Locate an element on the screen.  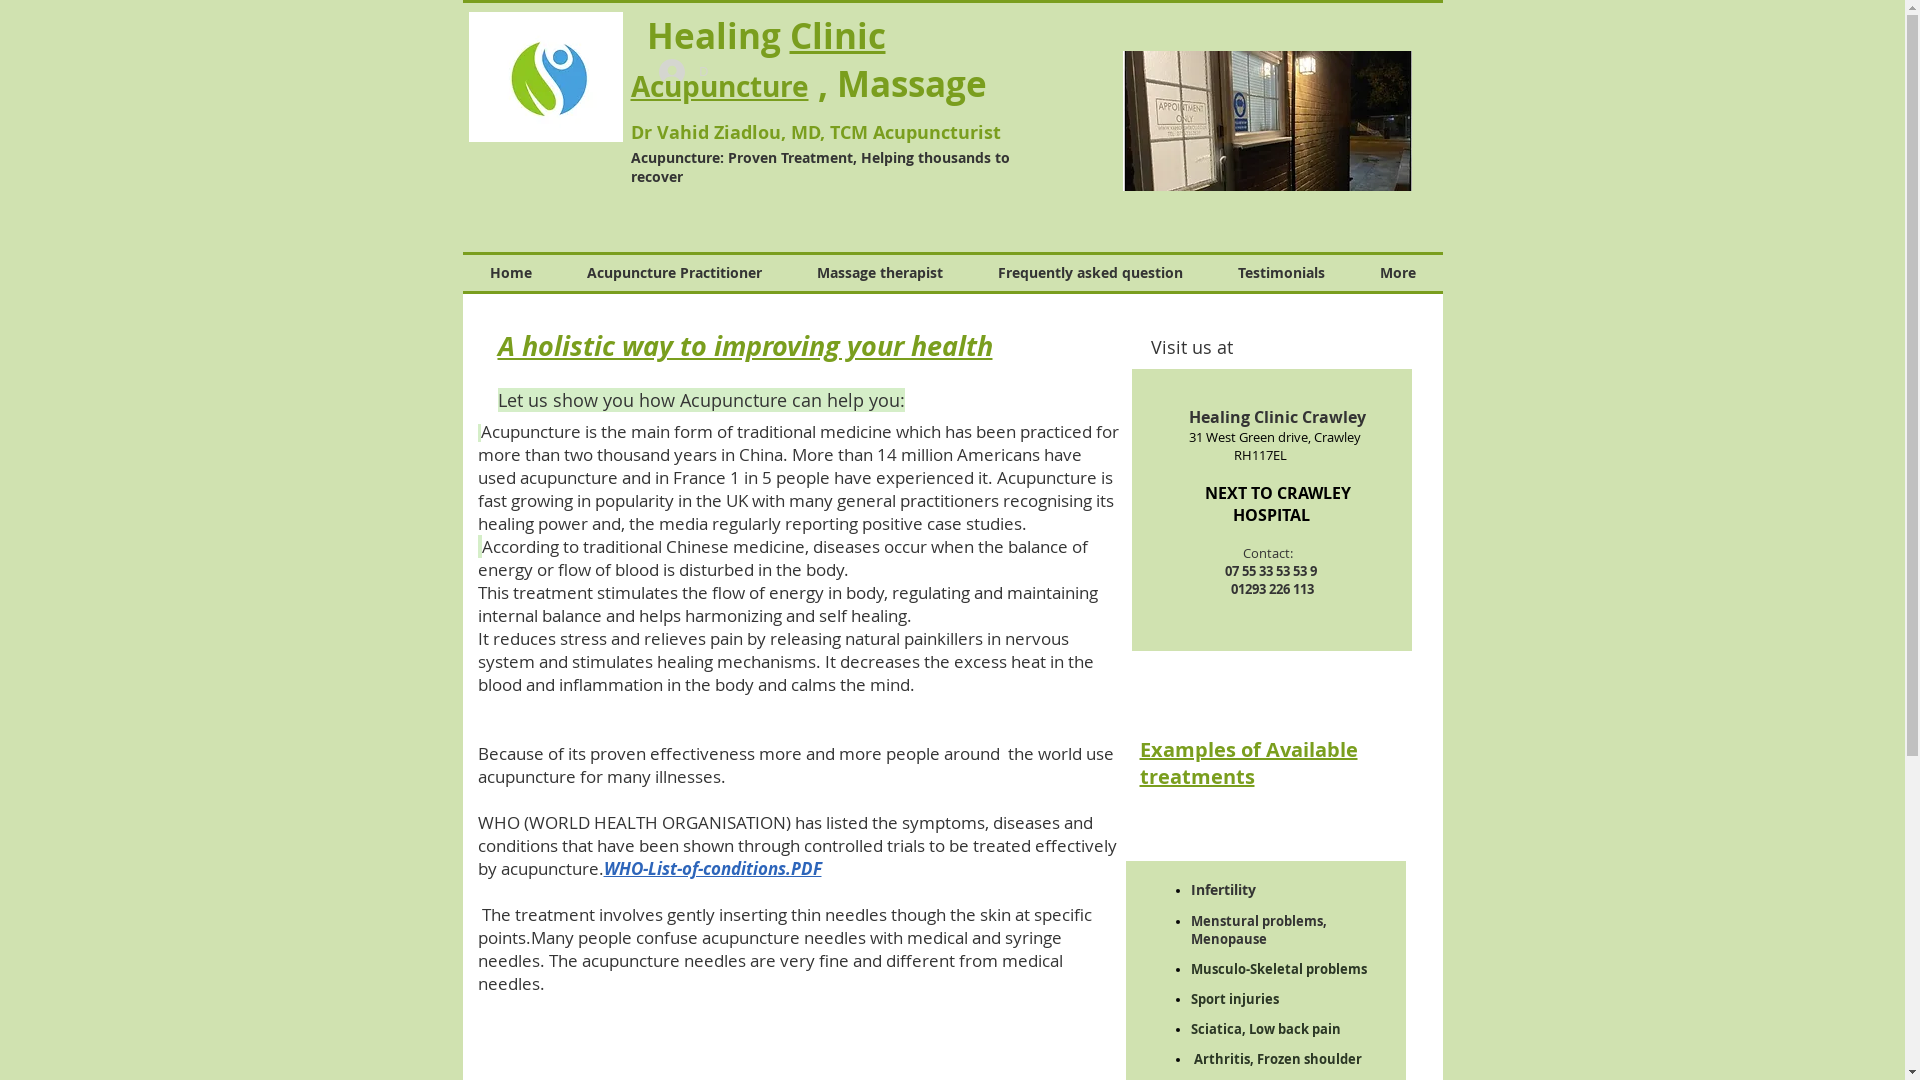
'  Healing ' is located at coordinates (709, 37).